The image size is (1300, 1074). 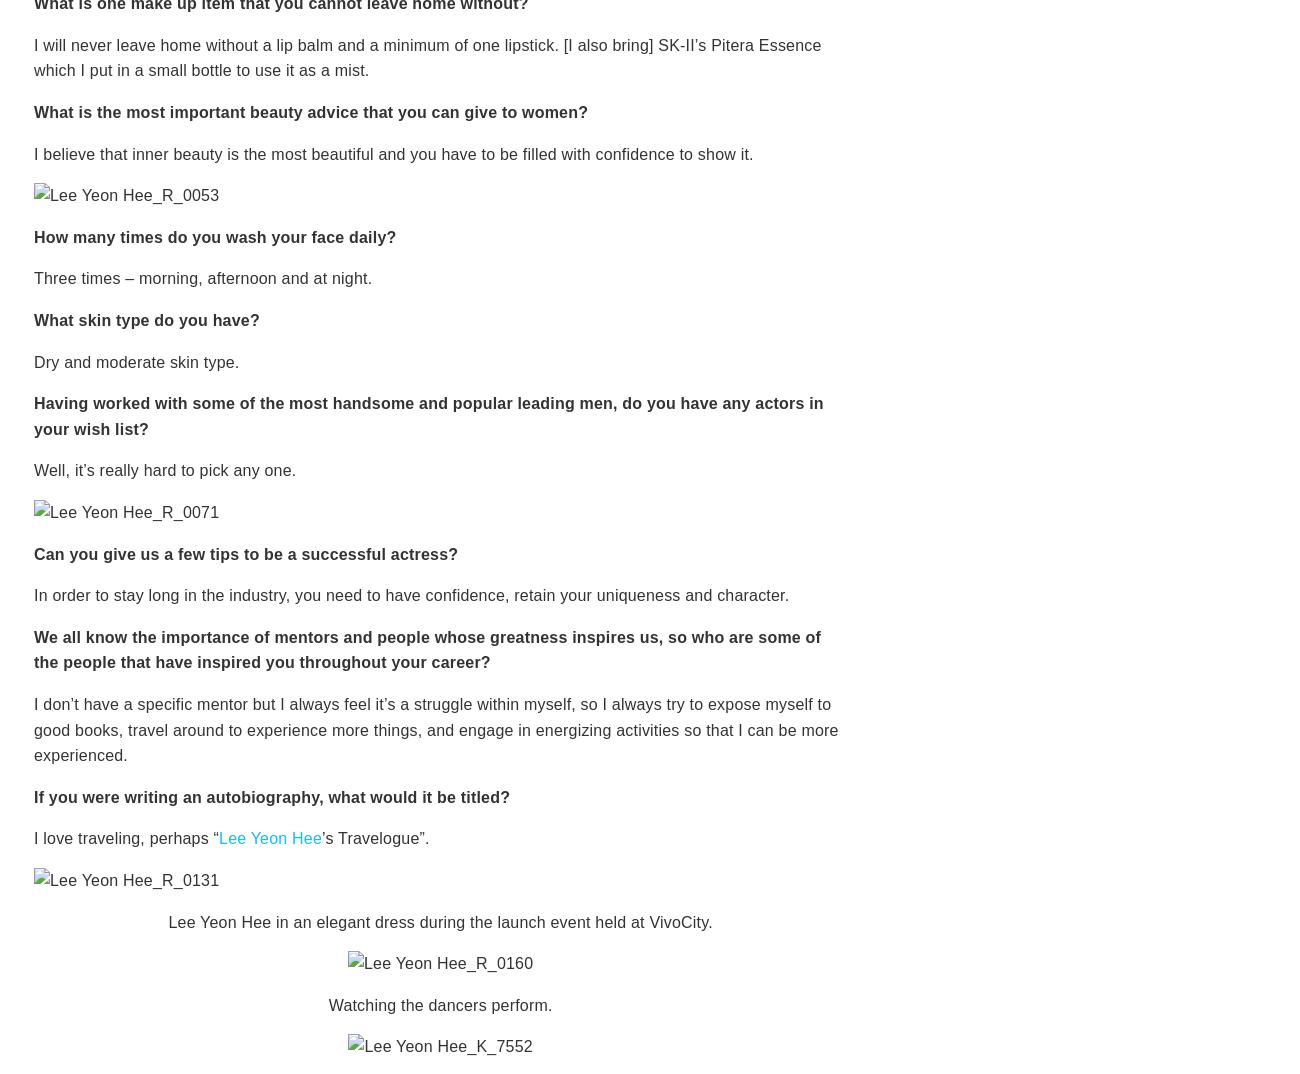 What do you see at coordinates (203, 278) in the screenshot?
I see `'Three times – morning, afternoon and at night.'` at bounding box center [203, 278].